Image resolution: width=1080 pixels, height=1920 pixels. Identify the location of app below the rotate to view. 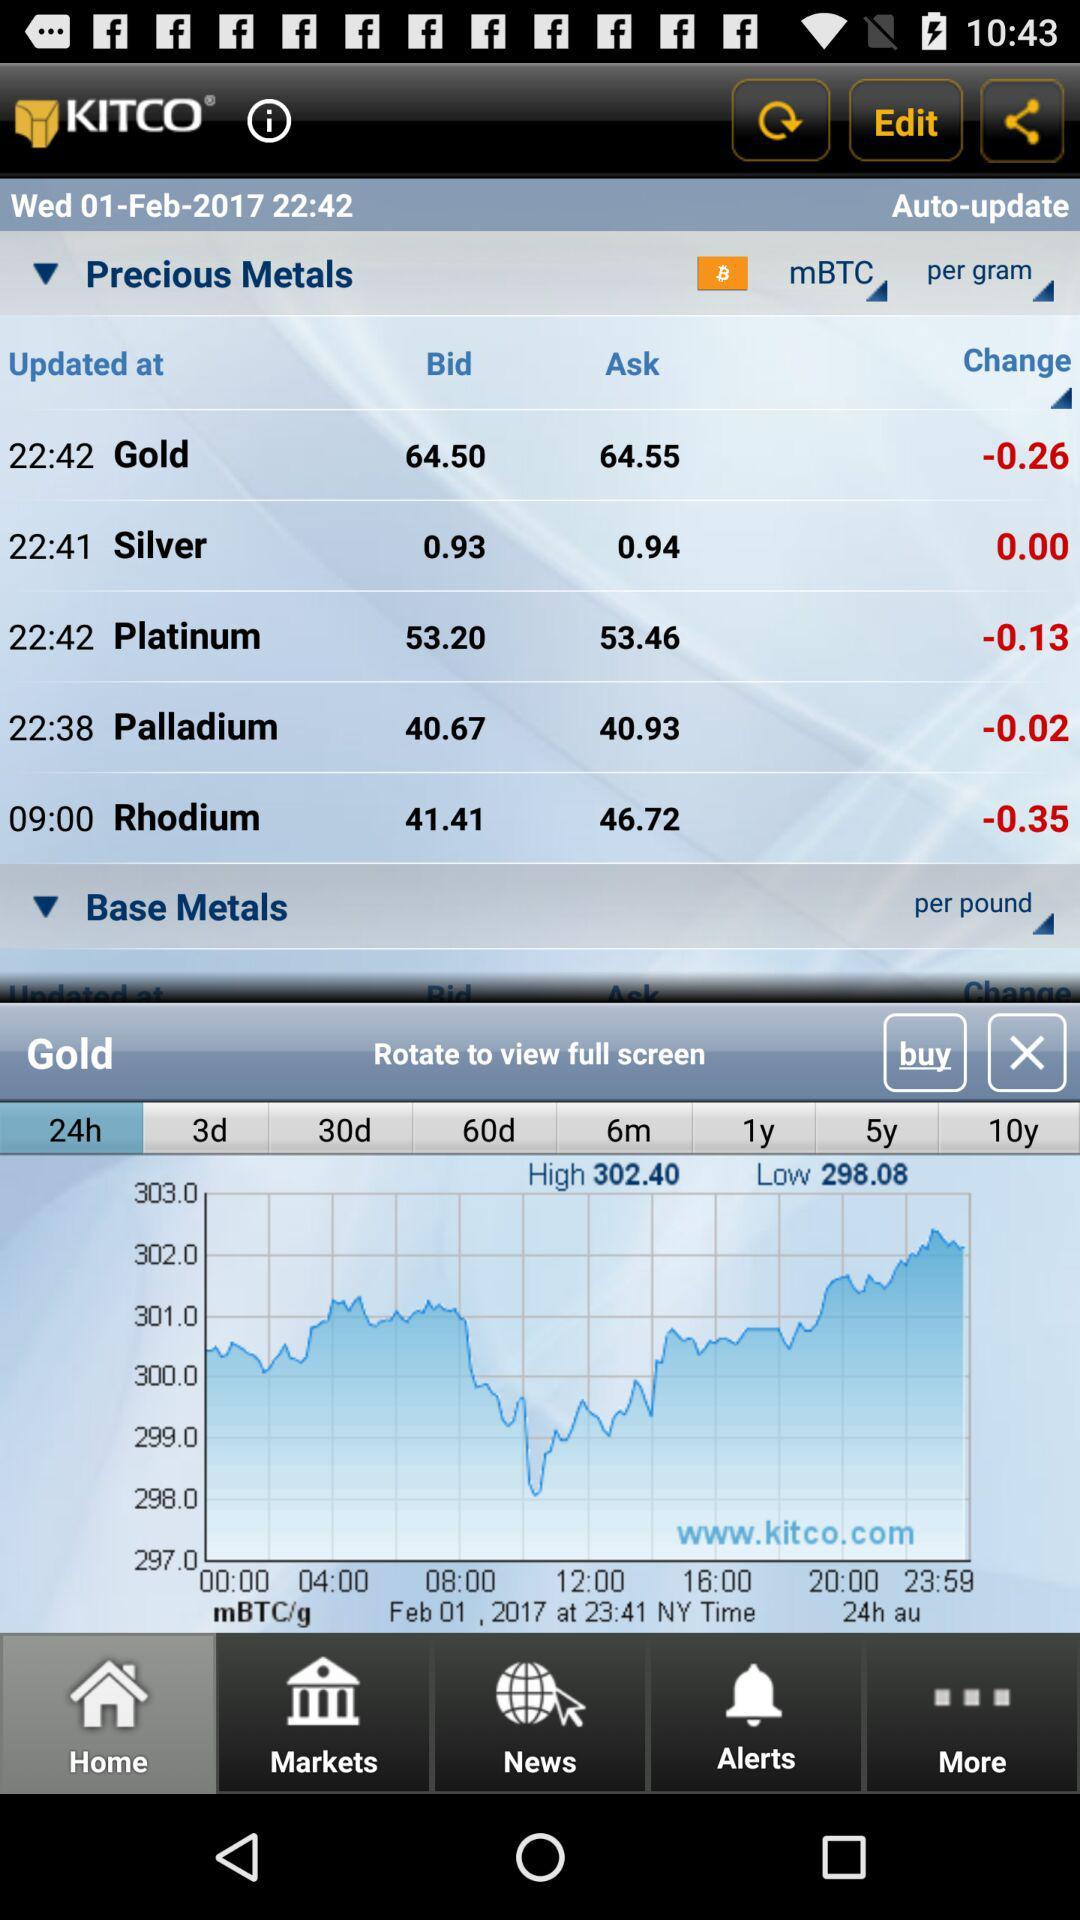
(624, 1129).